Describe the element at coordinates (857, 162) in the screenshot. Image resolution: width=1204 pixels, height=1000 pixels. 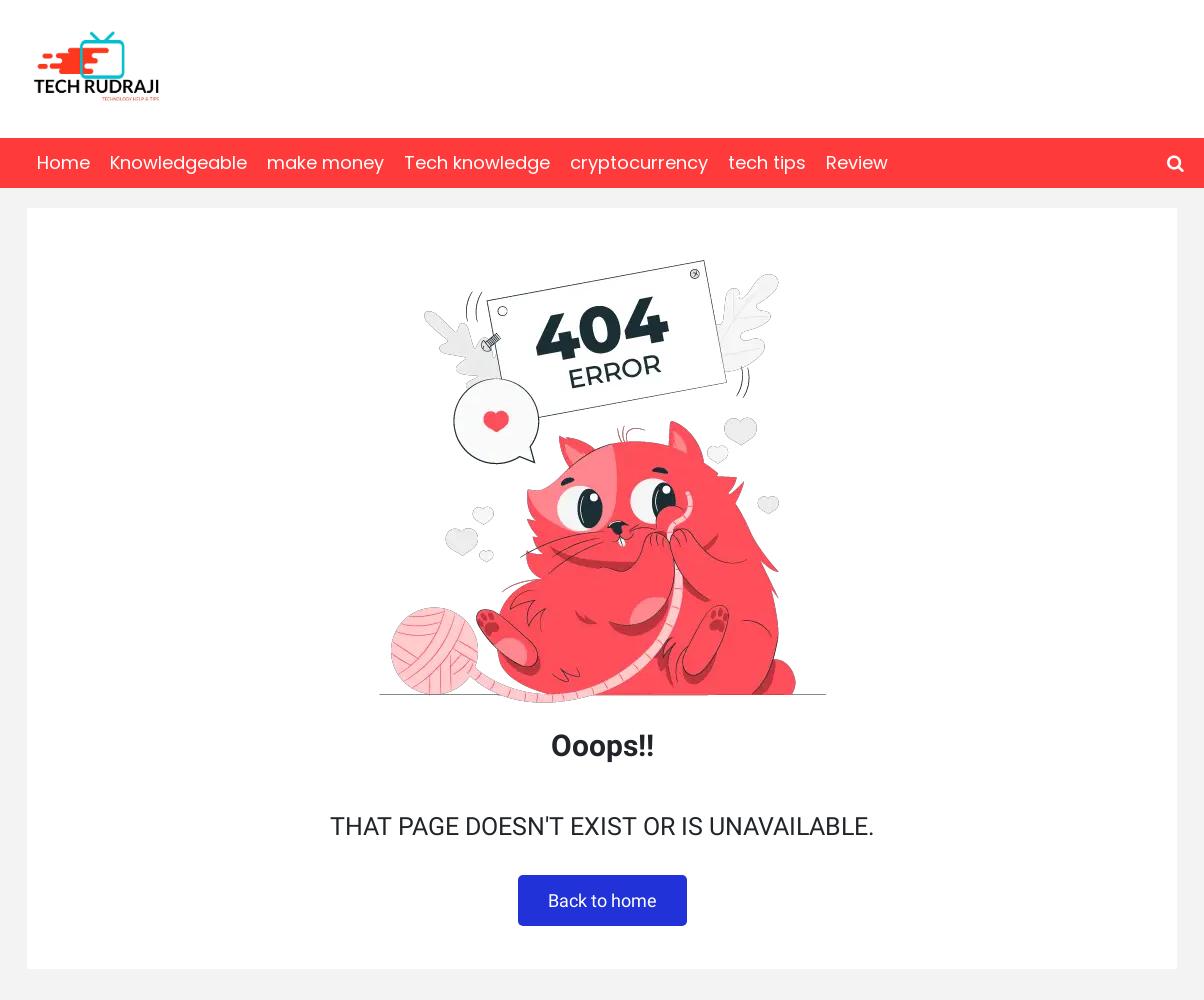
I see `'Review'` at that location.